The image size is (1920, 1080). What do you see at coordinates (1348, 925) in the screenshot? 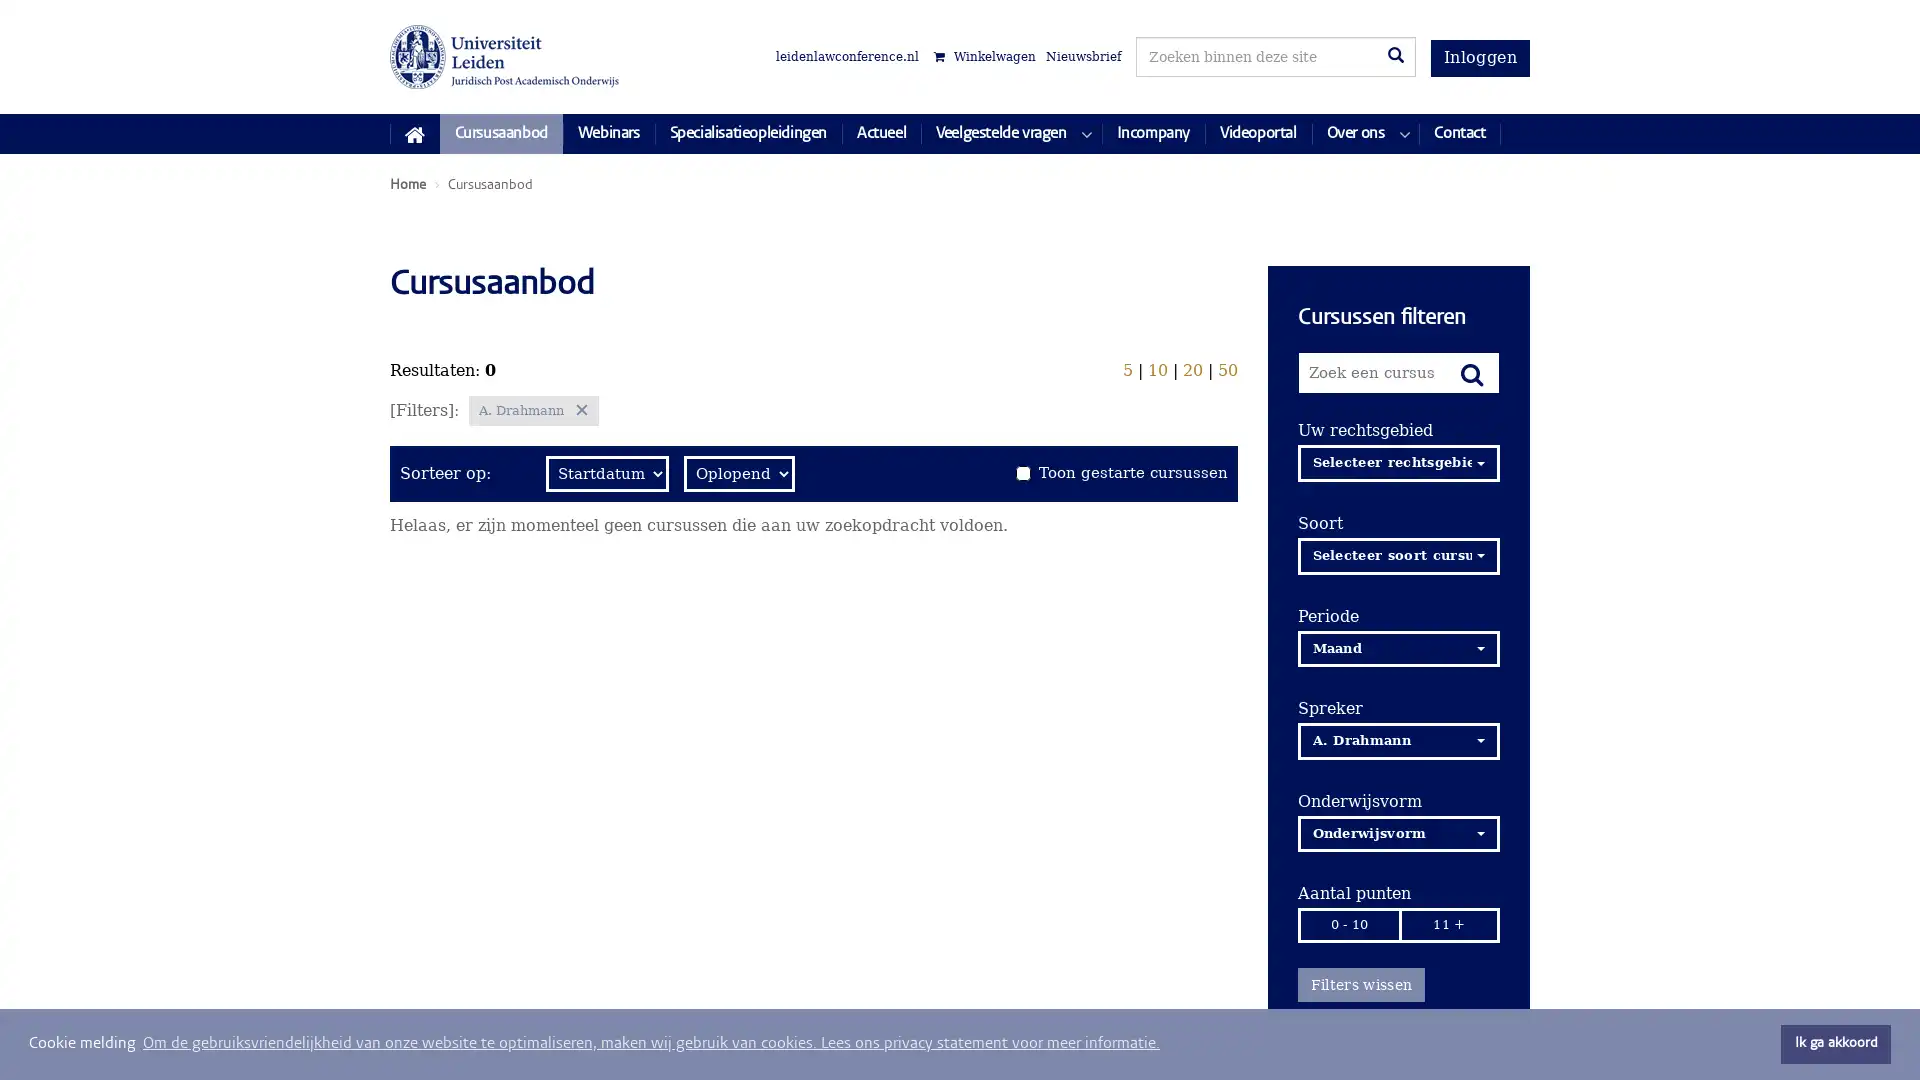
I see `0 - 10` at bounding box center [1348, 925].